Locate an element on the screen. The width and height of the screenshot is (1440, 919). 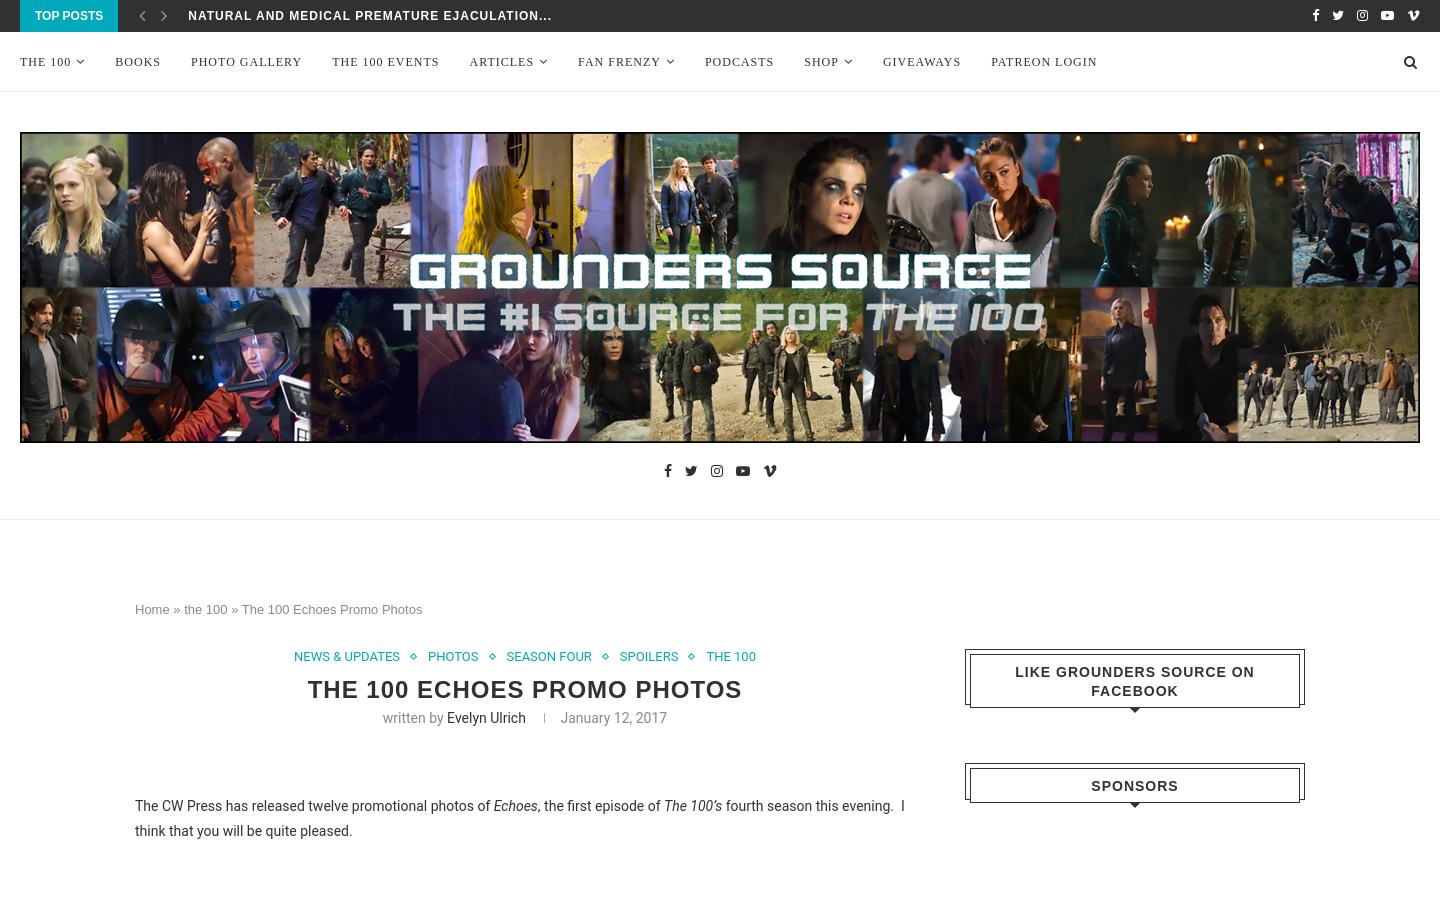
'Shop' is located at coordinates (820, 62).